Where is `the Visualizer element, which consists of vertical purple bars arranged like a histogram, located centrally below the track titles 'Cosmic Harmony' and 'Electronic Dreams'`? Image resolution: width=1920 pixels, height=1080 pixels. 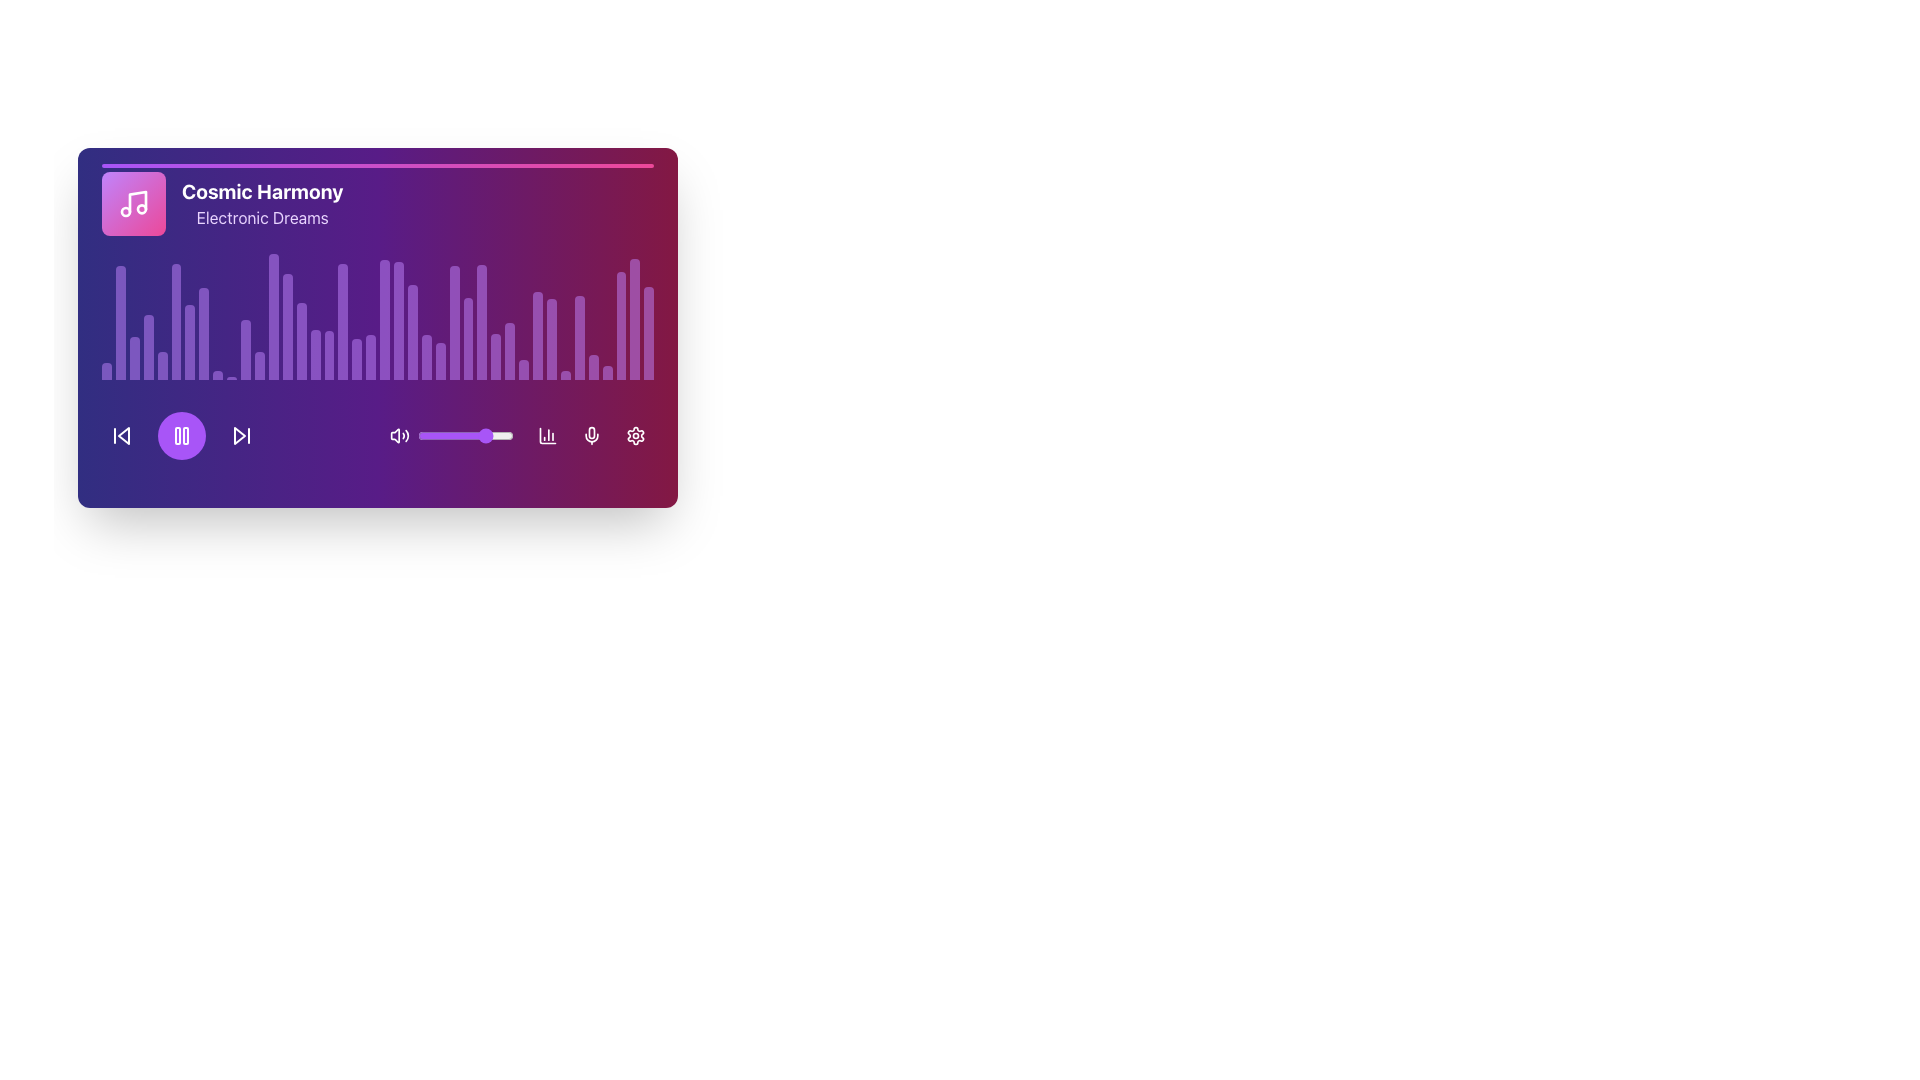 the Visualizer element, which consists of vertical purple bars arranged like a histogram, located centrally below the track titles 'Cosmic Harmony' and 'Electronic Dreams' is located at coordinates (378, 315).